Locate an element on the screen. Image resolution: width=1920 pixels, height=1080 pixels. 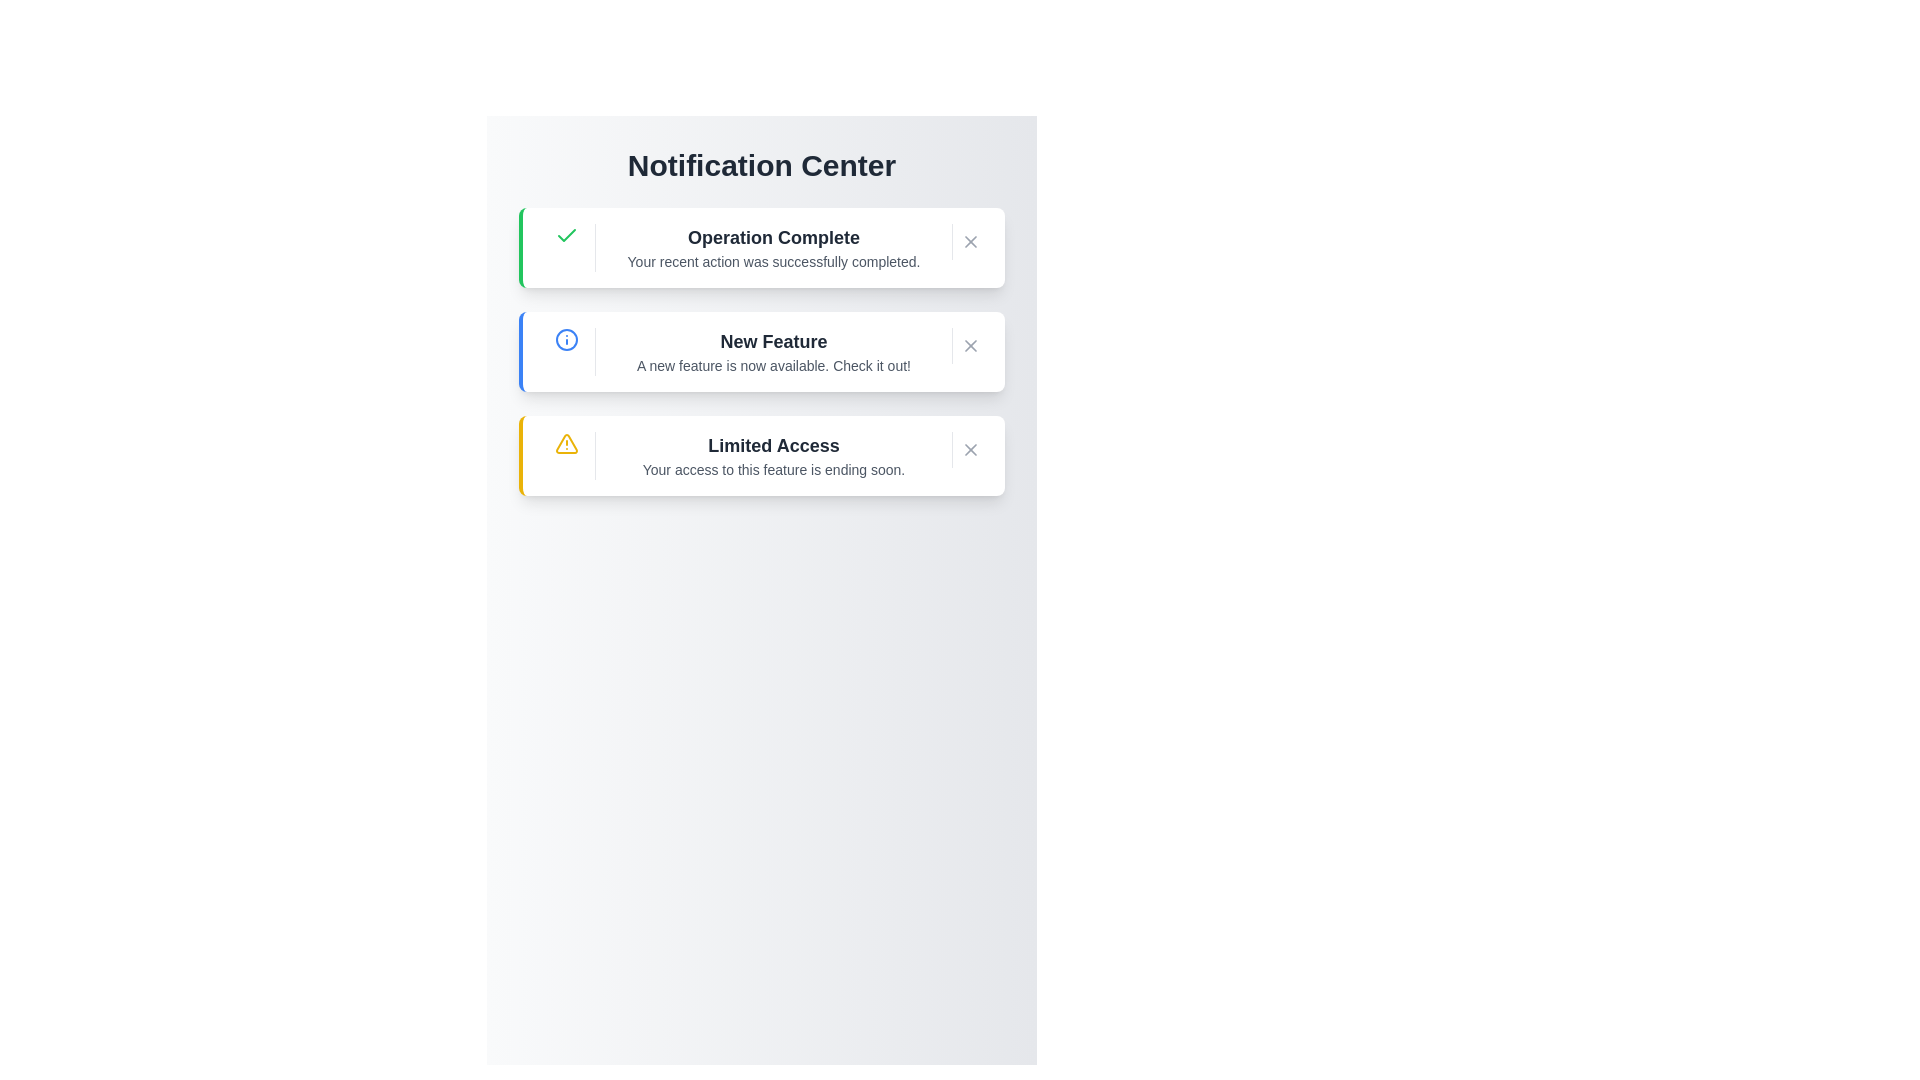
the circular vector graphic element that serves as a visual indicator within the informational icon of the 'New Feature' notification card is located at coordinates (565, 338).